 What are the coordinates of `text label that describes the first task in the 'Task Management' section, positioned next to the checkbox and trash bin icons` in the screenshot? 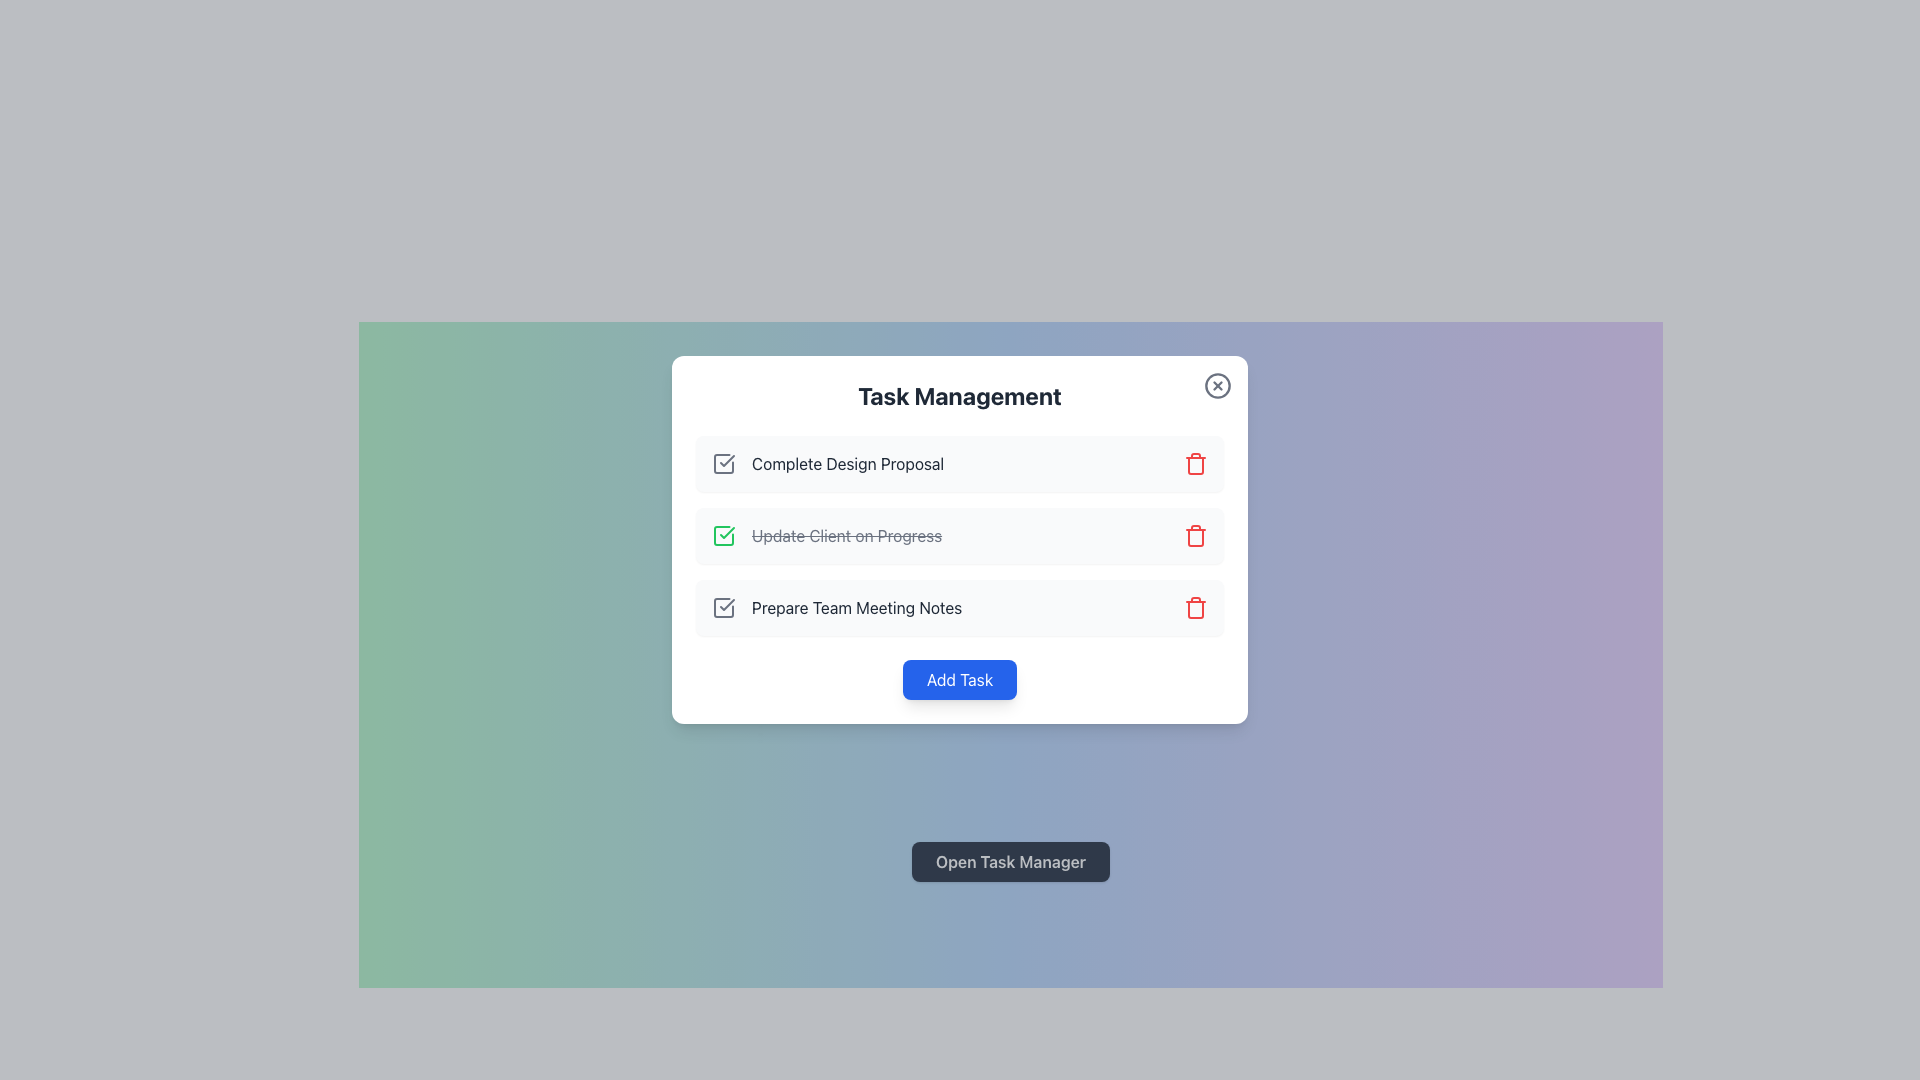 It's located at (848, 463).